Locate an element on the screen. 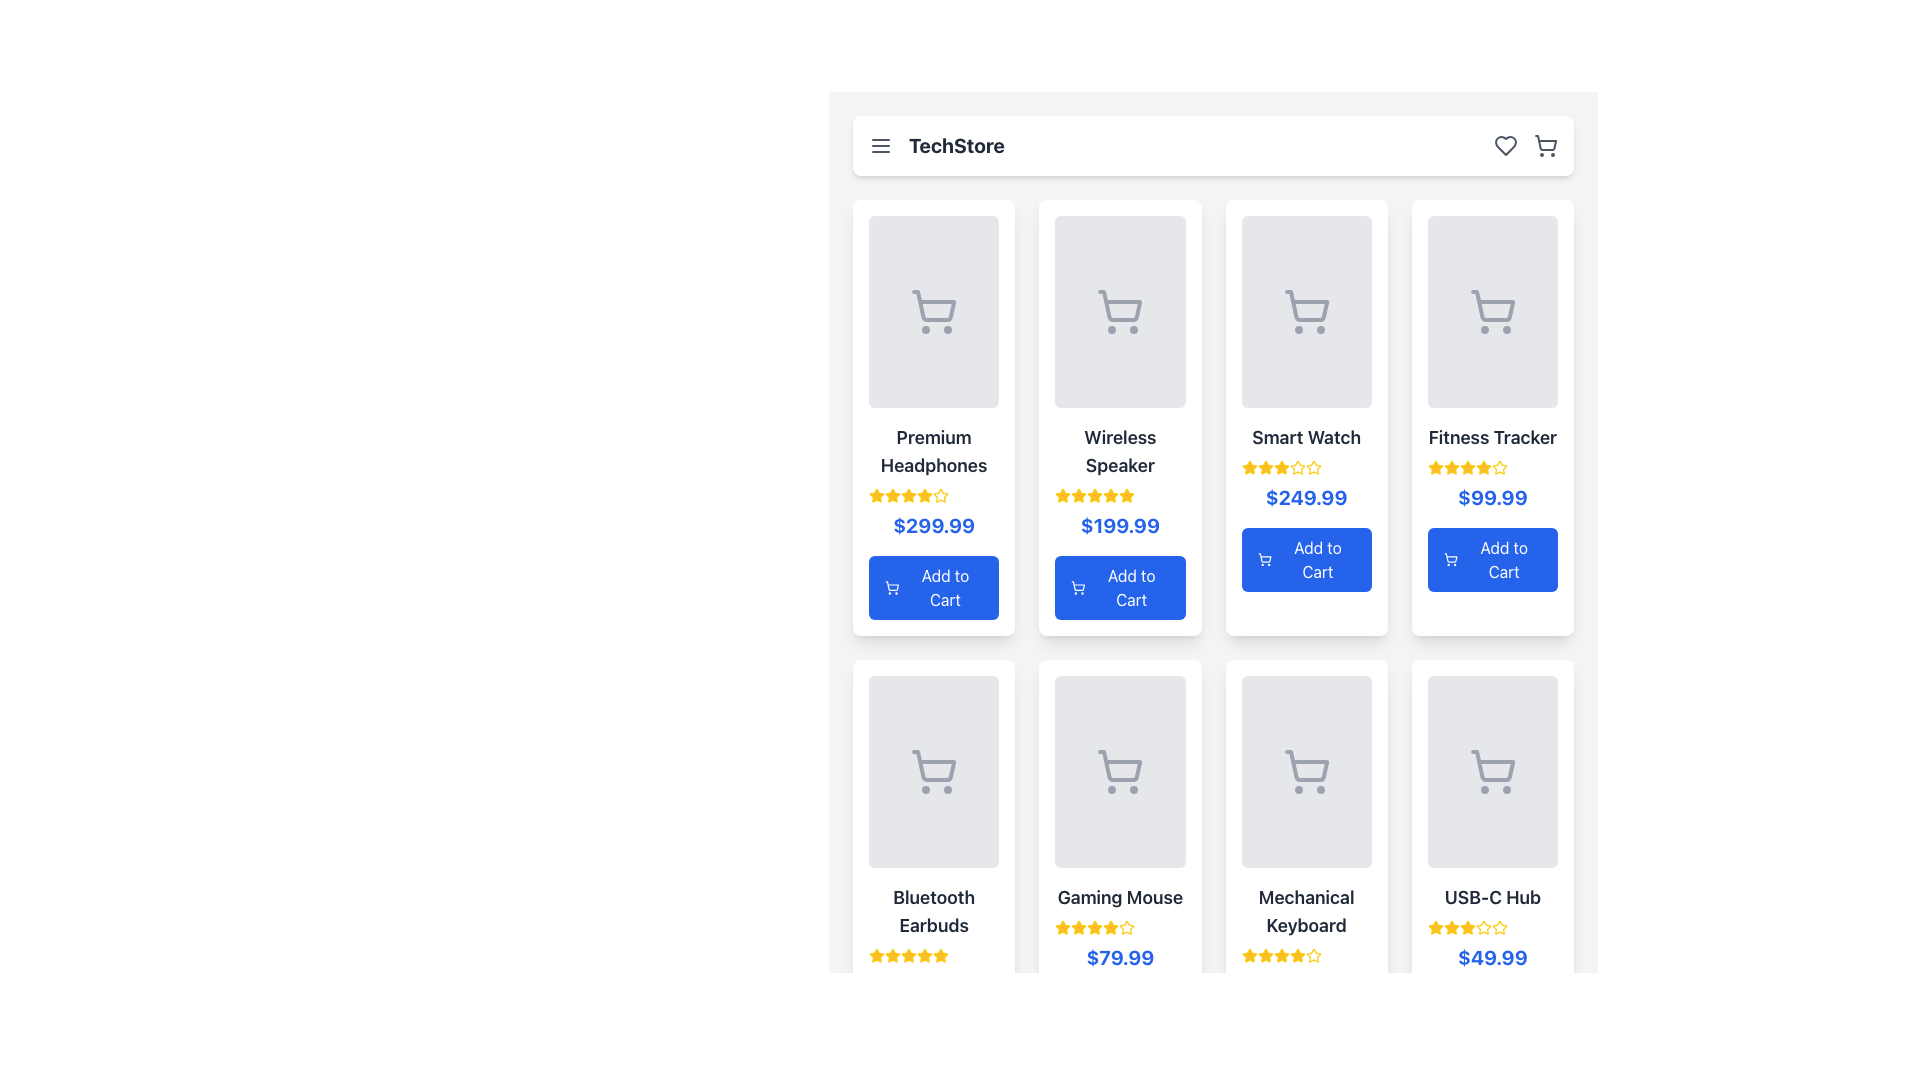 The width and height of the screenshot is (1920, 1080). the Rating display with star icons, which consists of five stars, four filled with yellow and one outlined, located below the 'Premium Headphones' title and above the price '$299.99' is located at coordinates (933, 495).